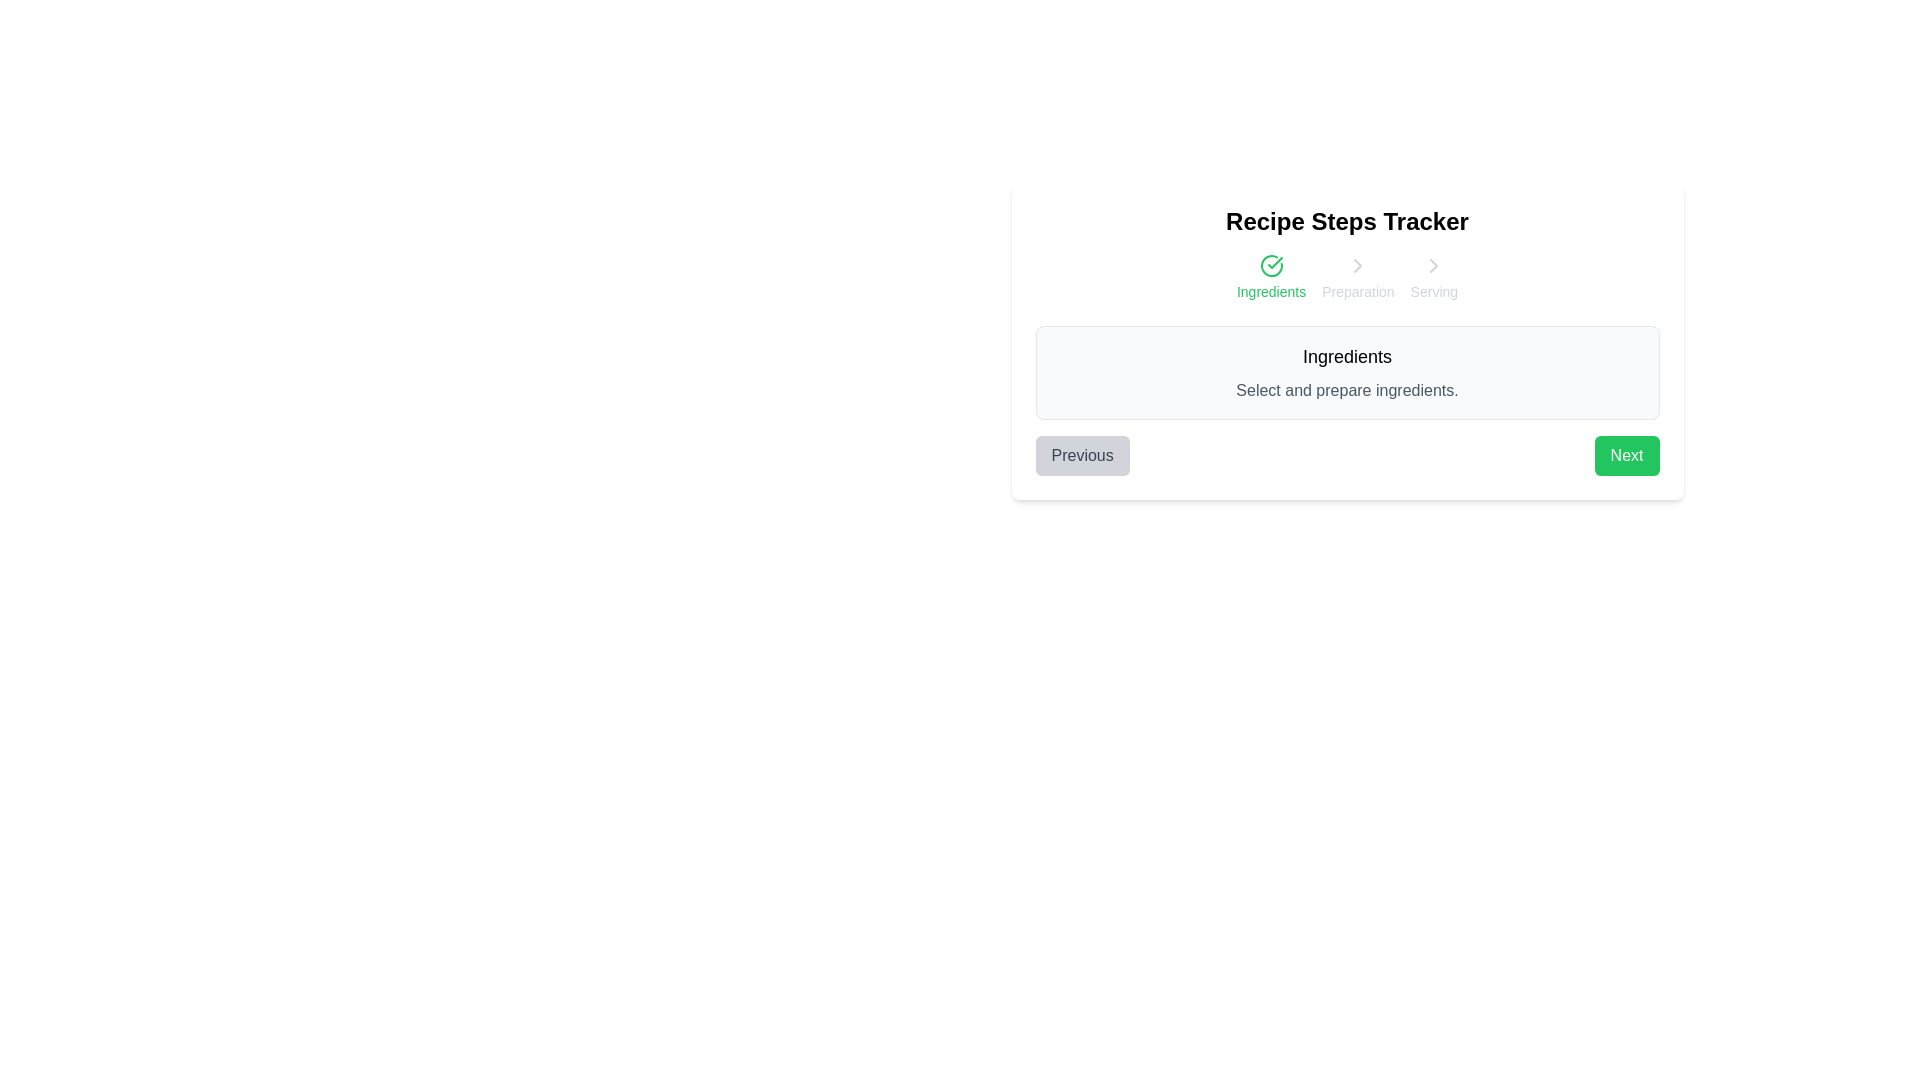 The width and height of the screenshot is (1920, 1080). Describe the element at coordinates (1358, 277) in the screenshot. I see `the 'Preparation' step indicator in the process tracker, which is the second step between 'Ingredients' and 'Serving'` at that location.